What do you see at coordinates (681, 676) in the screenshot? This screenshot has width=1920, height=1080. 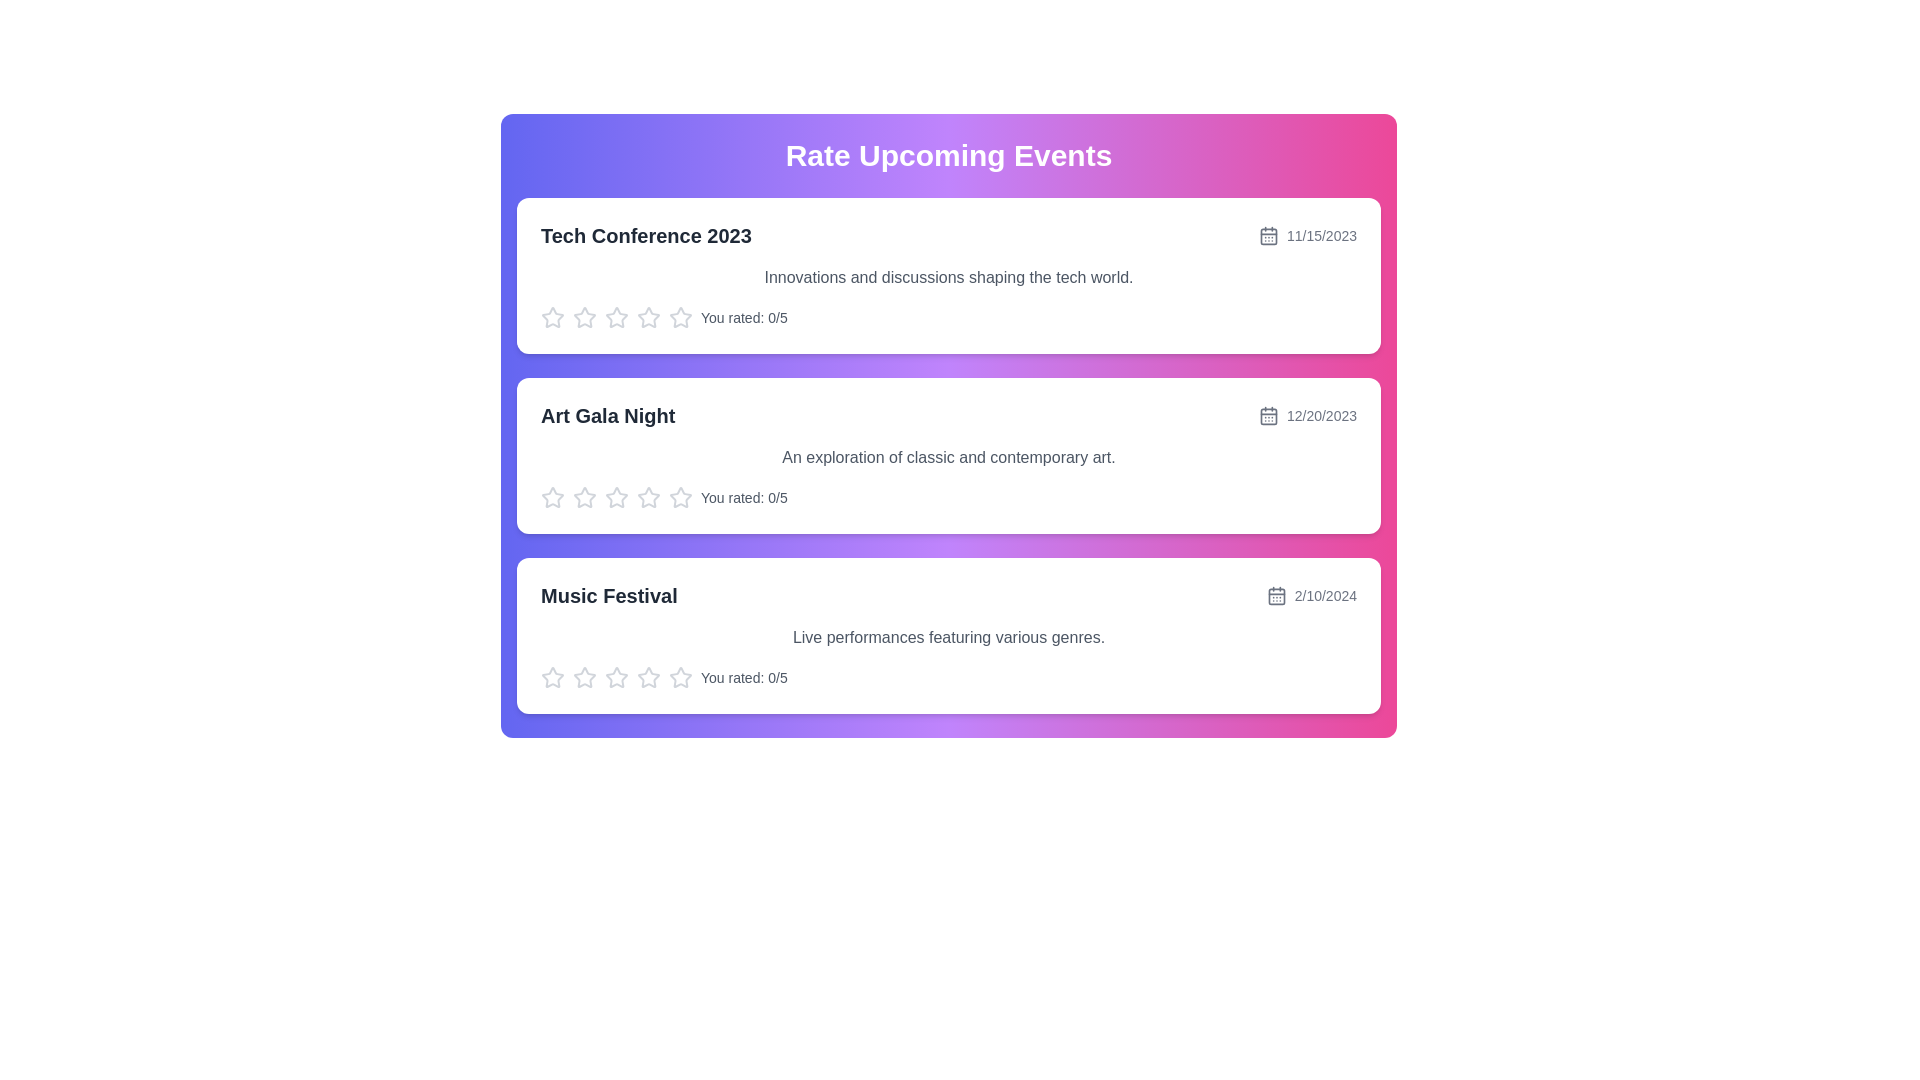 I see `the first star icon in the rating system for the 'Music Festival' event` at bounding box center [681, 676].